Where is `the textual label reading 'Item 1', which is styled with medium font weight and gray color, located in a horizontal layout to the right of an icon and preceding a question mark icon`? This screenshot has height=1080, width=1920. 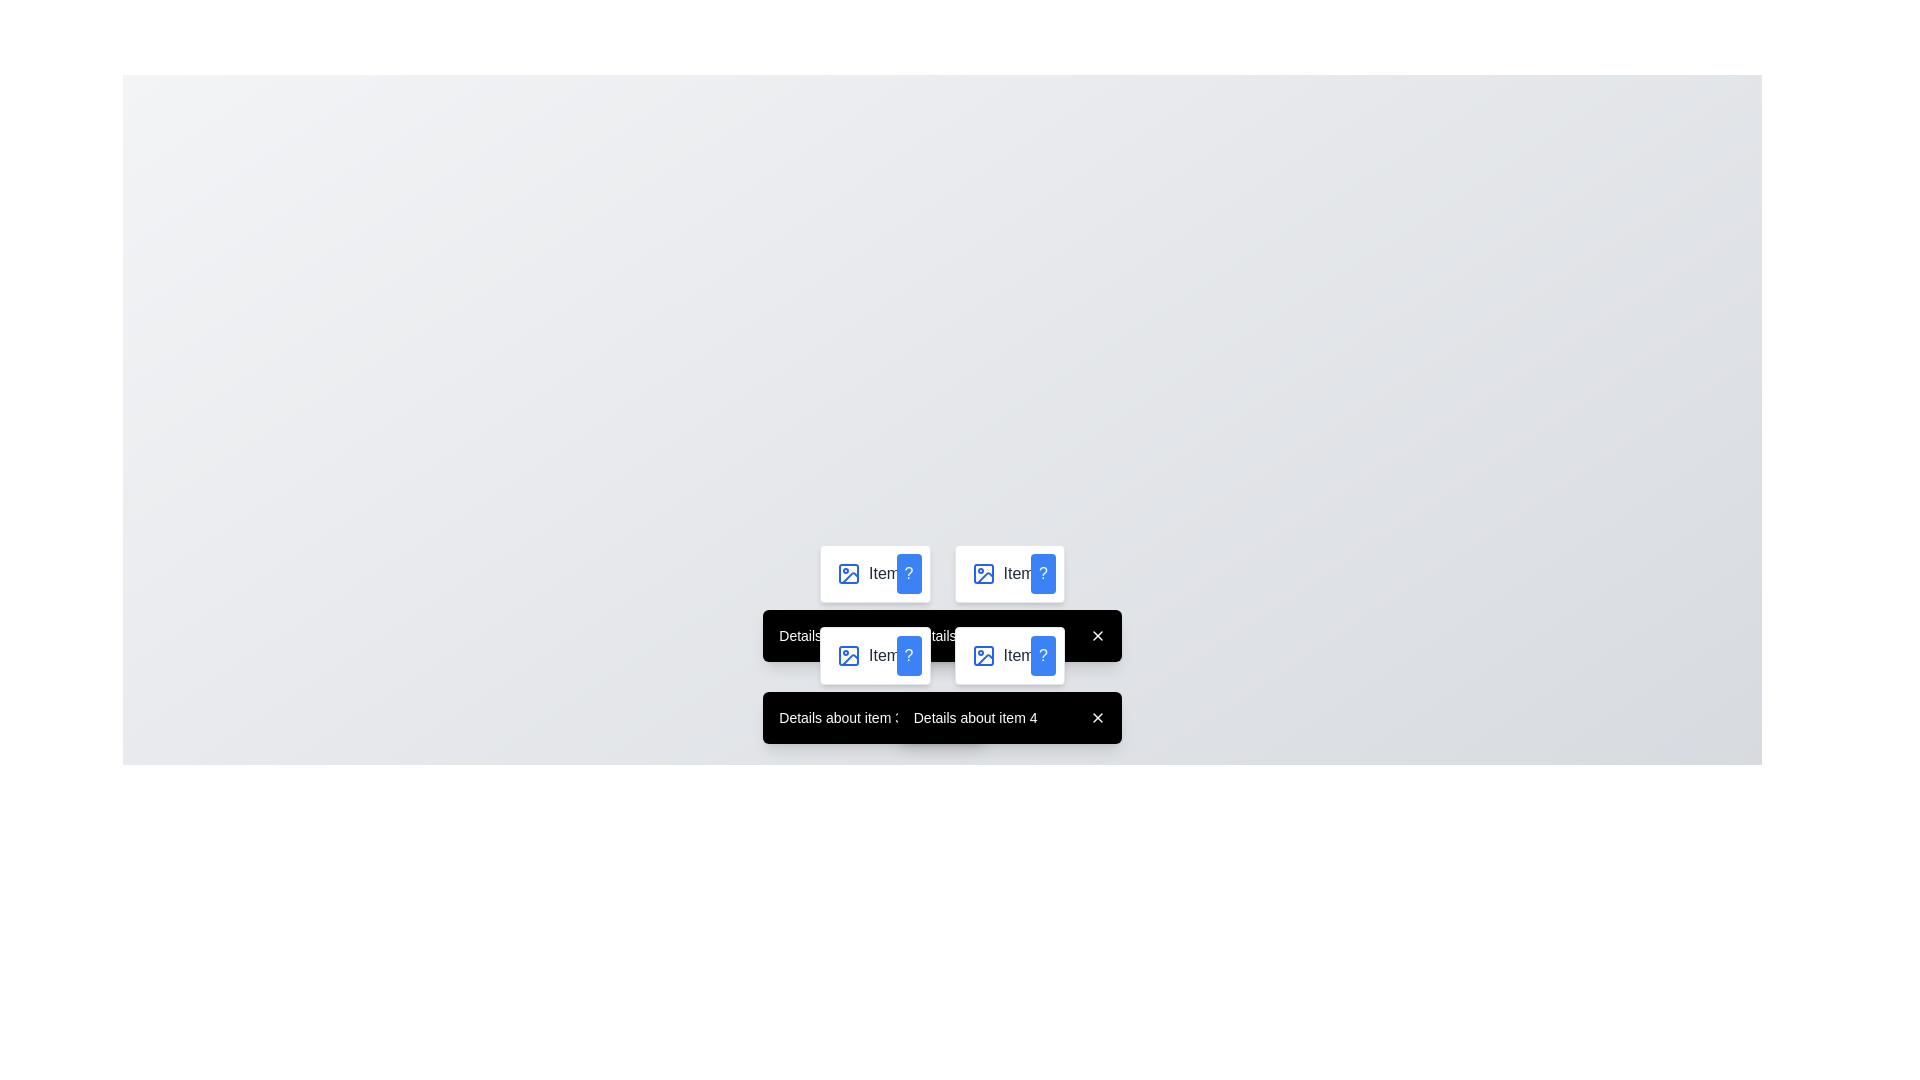
the textual label reading 'Item 1', which is styled with medium font weight and gray color, located in a horizontal layout to the right of an icon and preceding a question mark icon is located at coordinates (890, 574).